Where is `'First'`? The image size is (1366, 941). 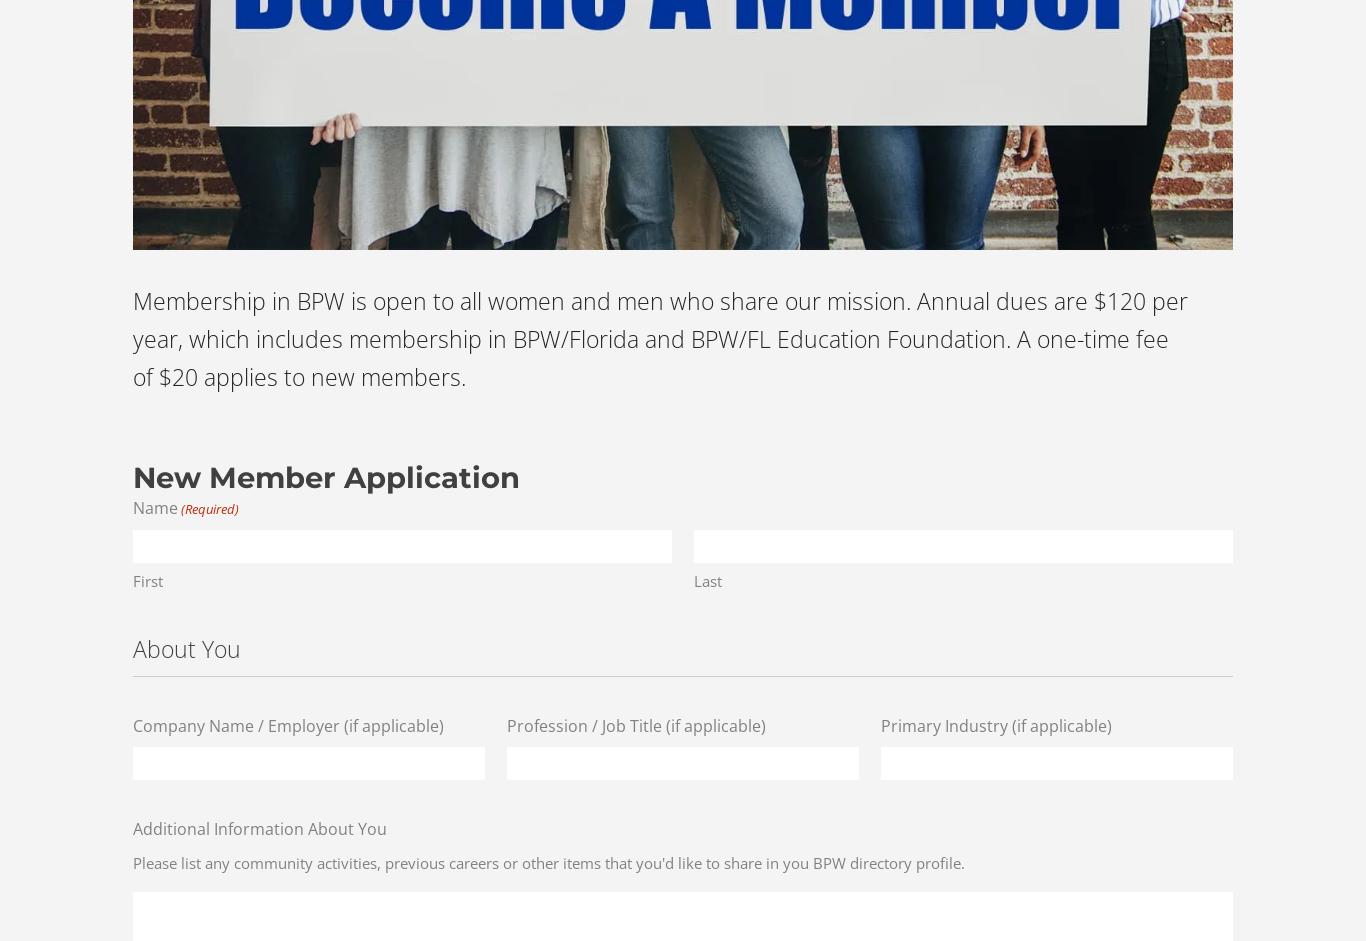
'First' is located at coordinates (146, 579).